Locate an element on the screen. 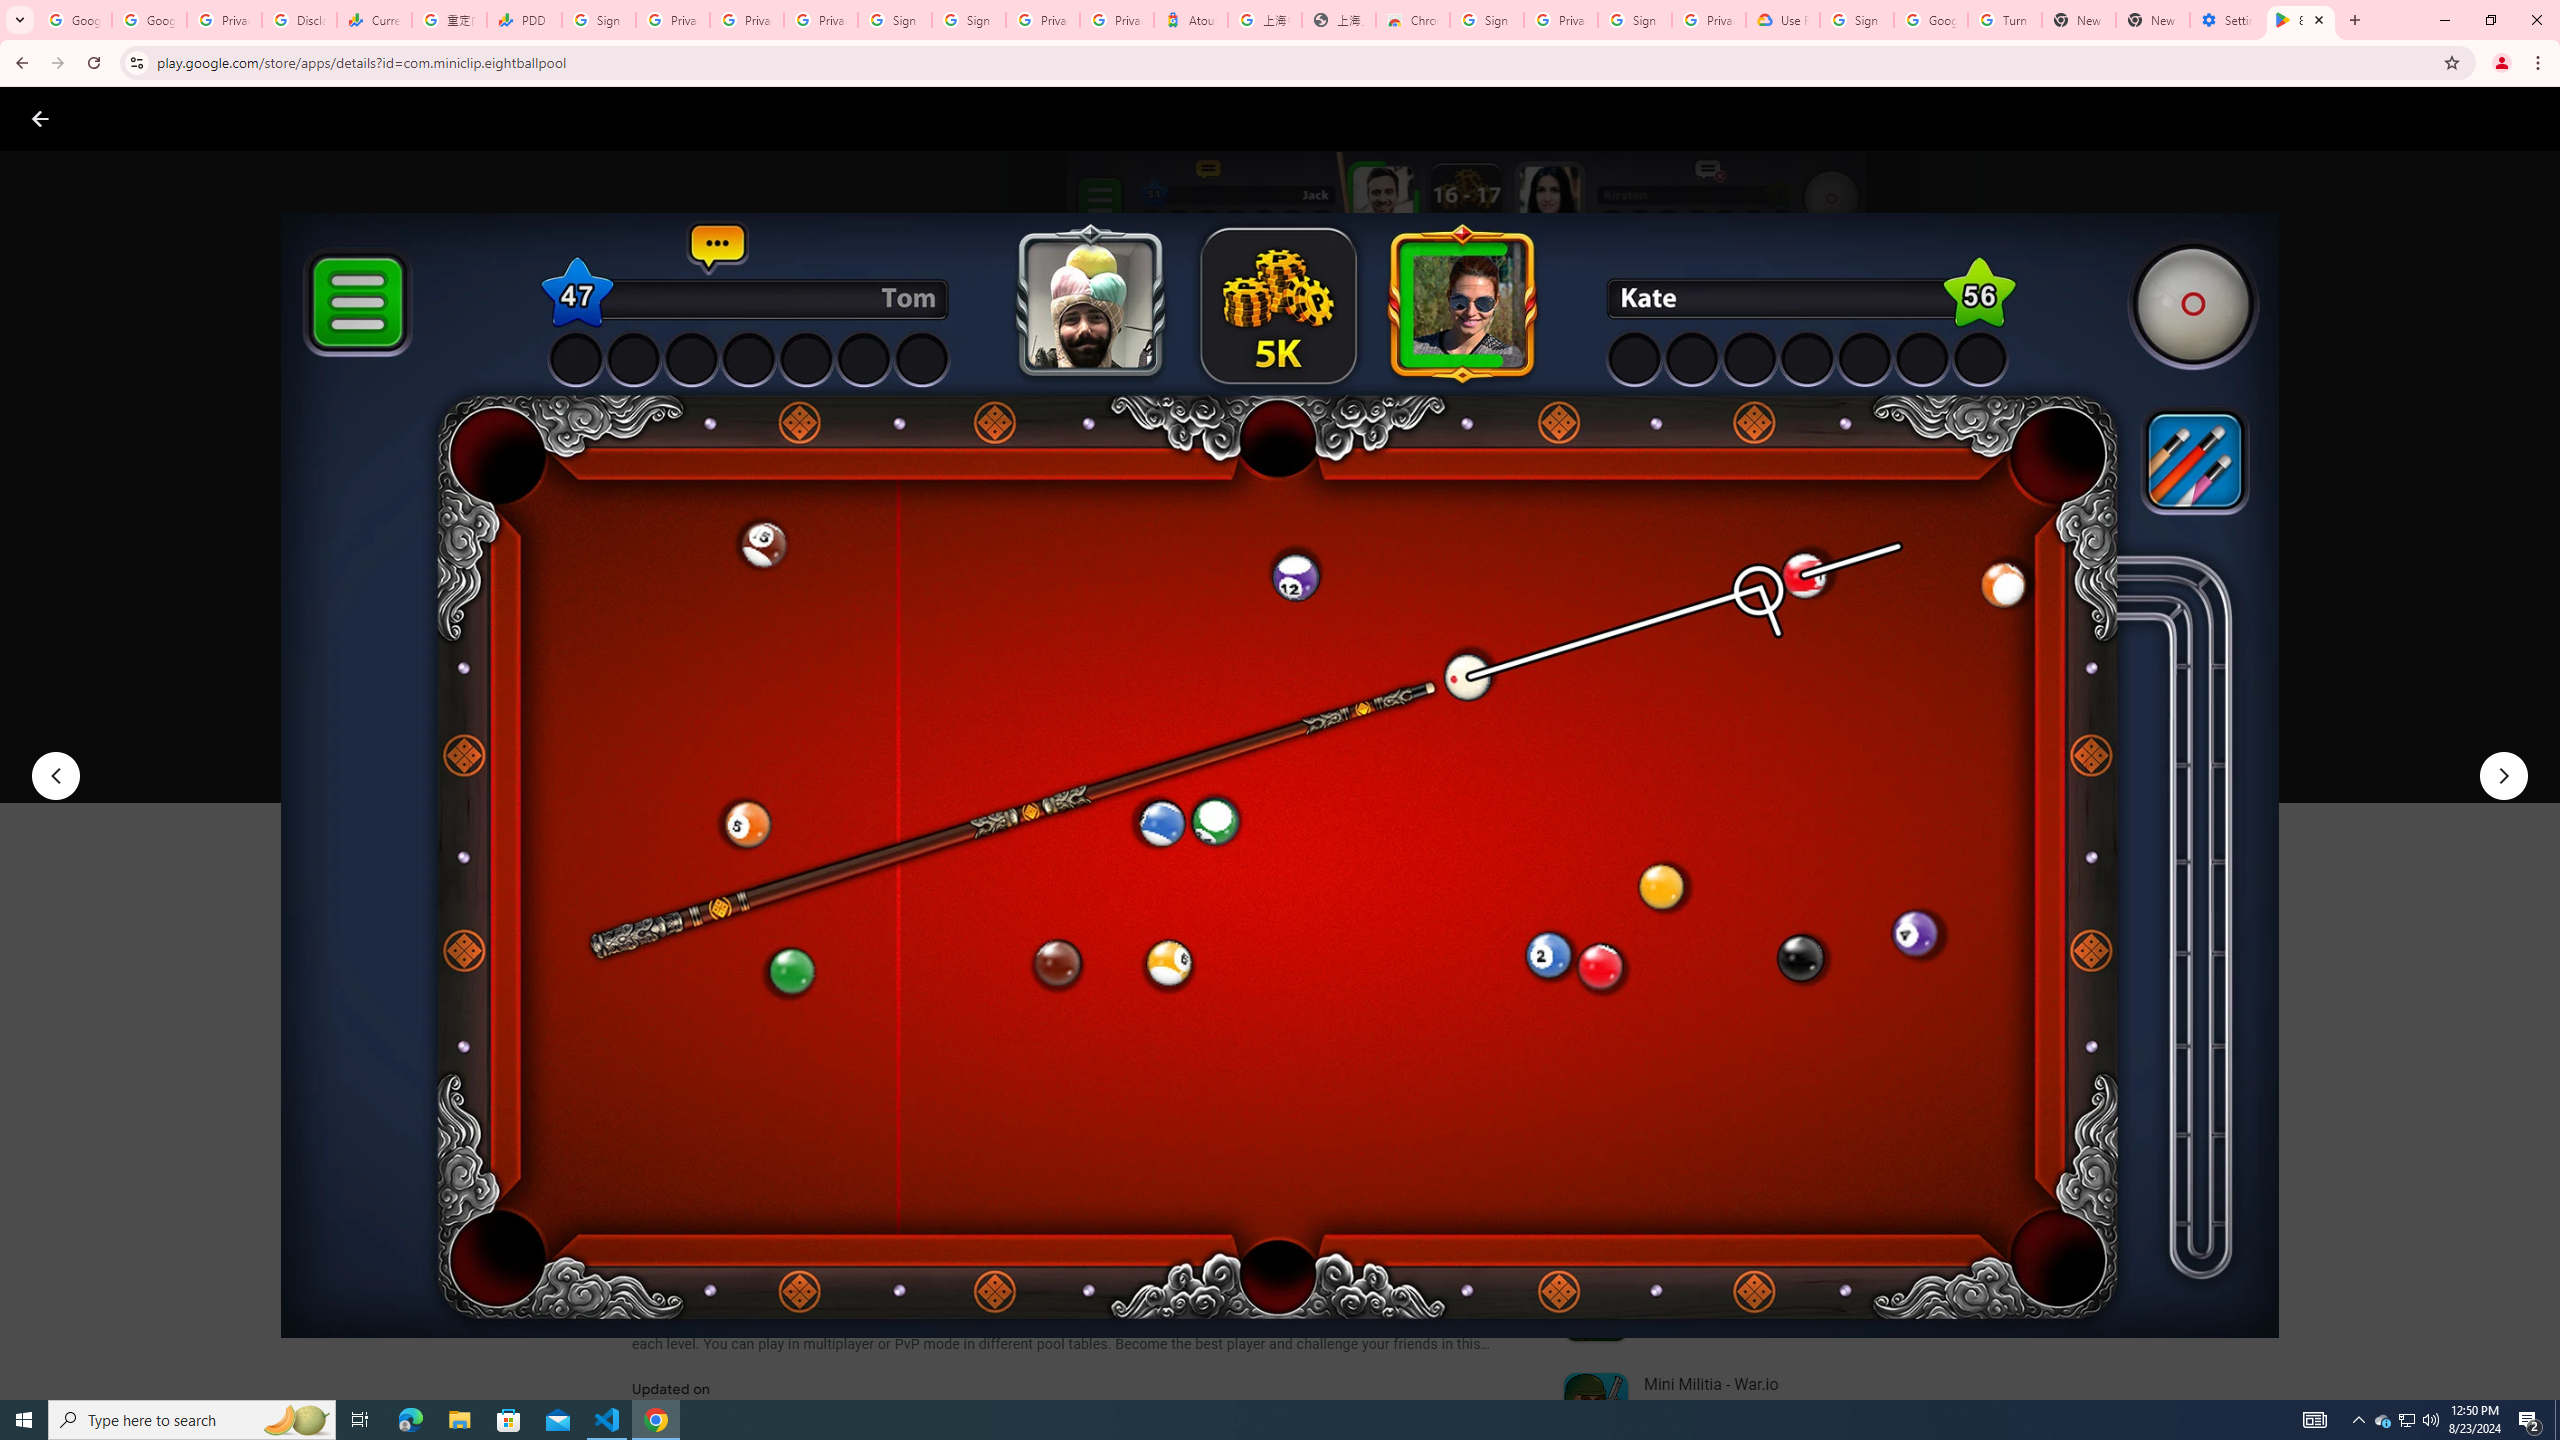 This screenshot has height=1440, width=2560. 'Next' is located at coordinates (2503, 775).